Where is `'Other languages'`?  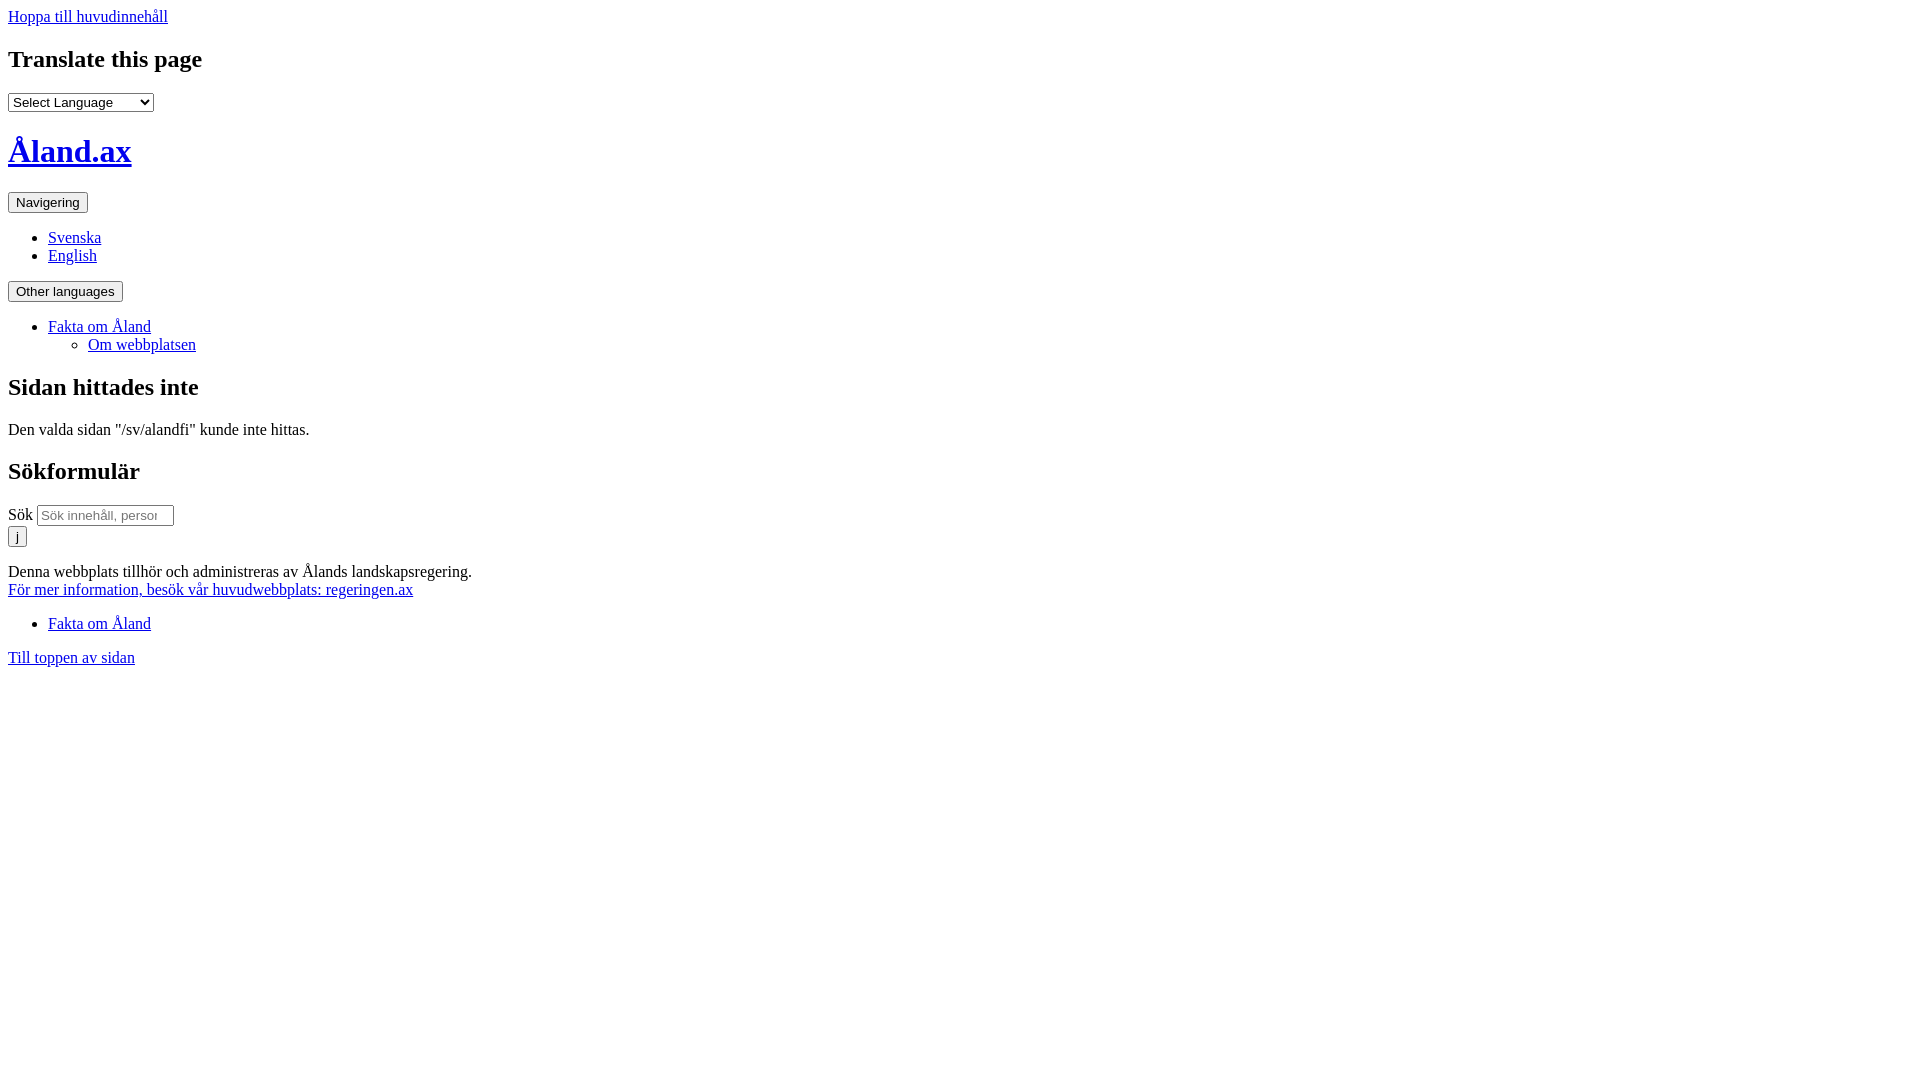 'Other languages' is located at coordinates (65, 291).